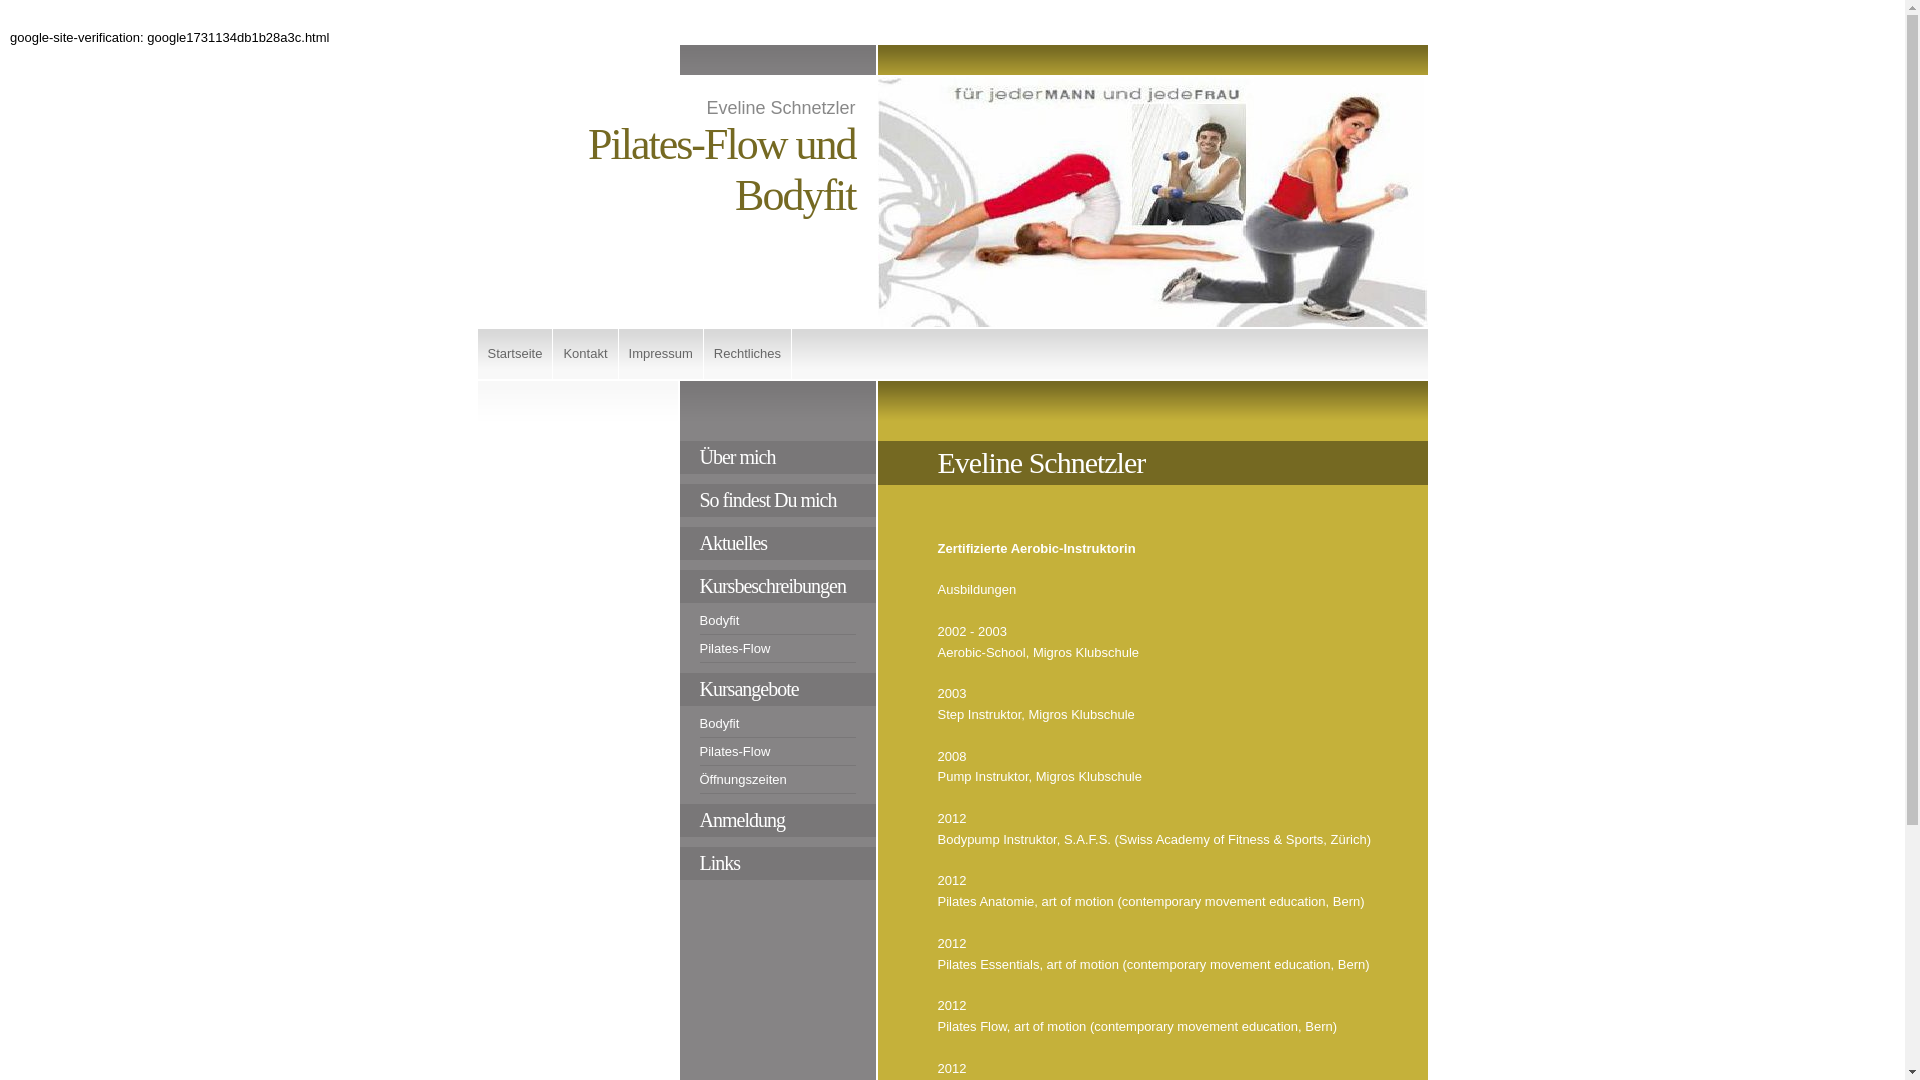 This screenshot has width=1920, height=1080. I want to click on 'Kontakt', so click(584, 353).